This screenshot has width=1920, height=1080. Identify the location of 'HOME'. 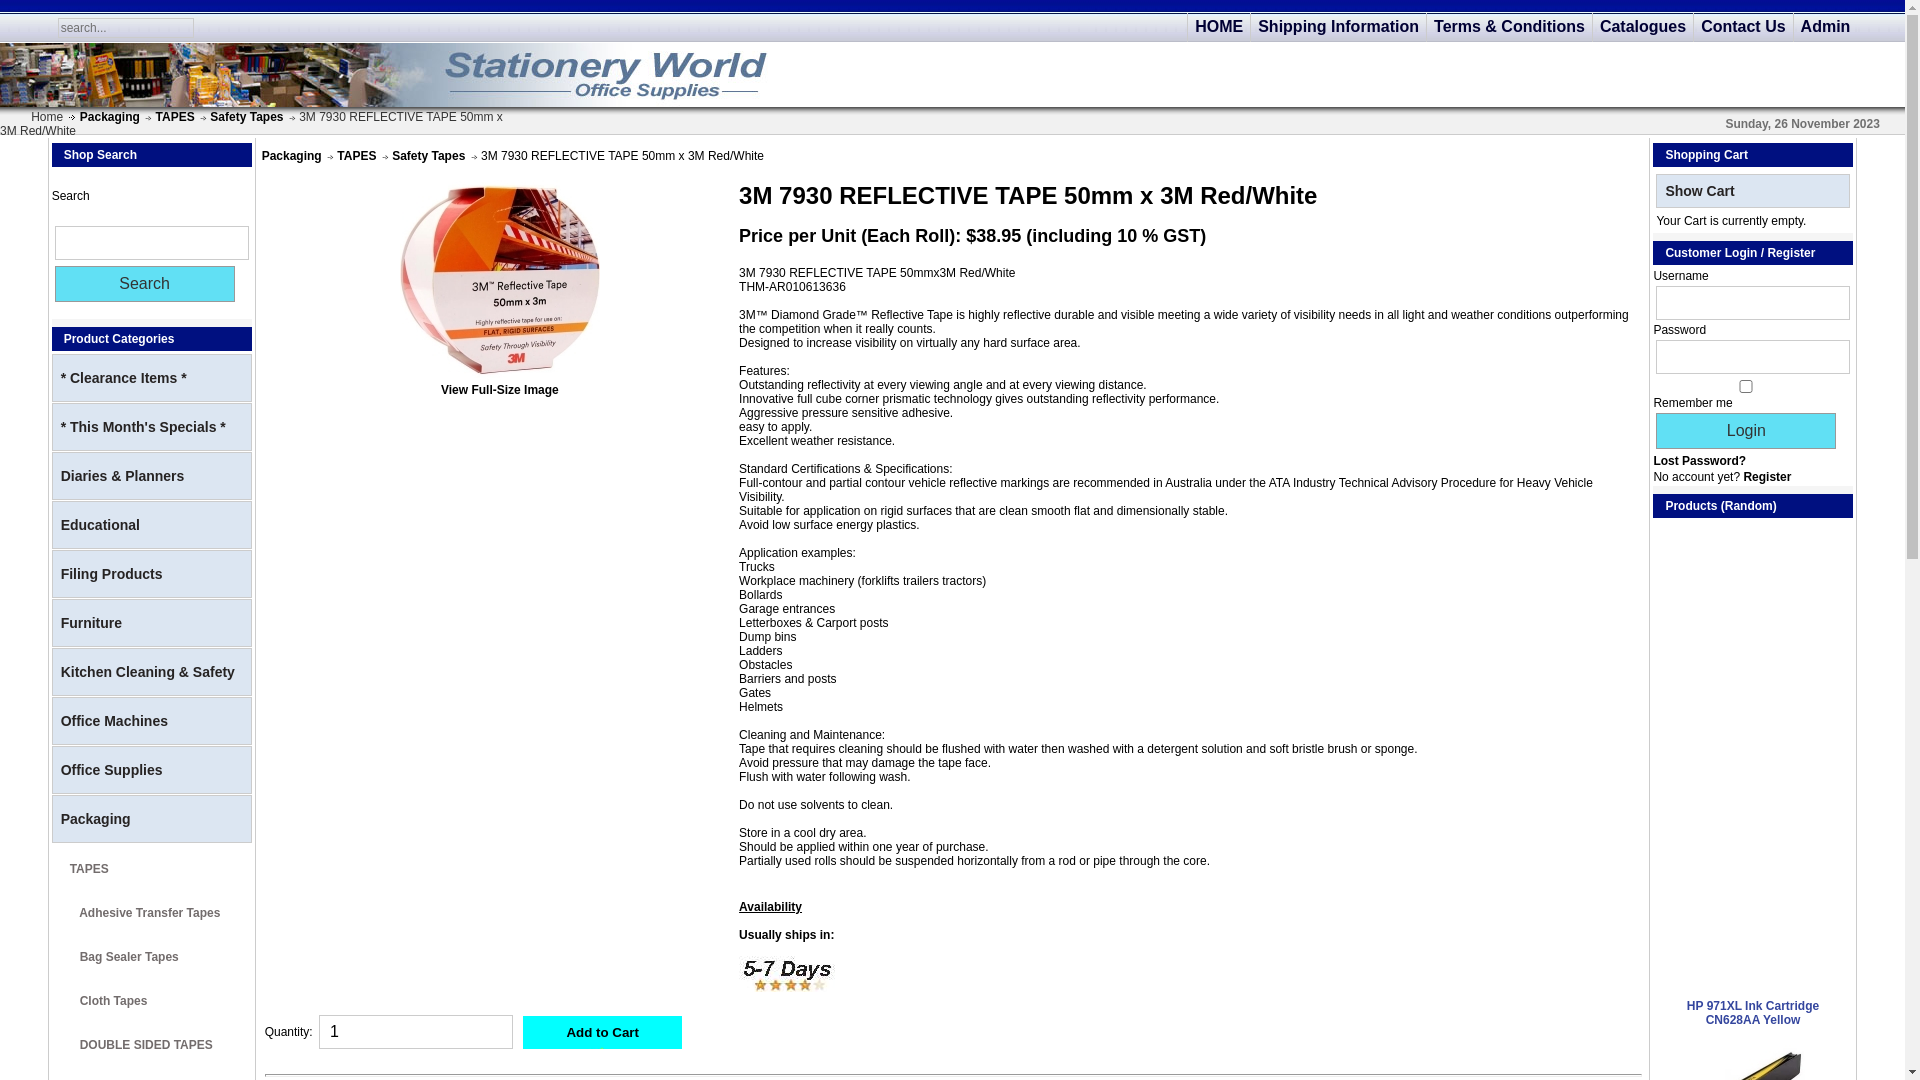
(1218, 26).